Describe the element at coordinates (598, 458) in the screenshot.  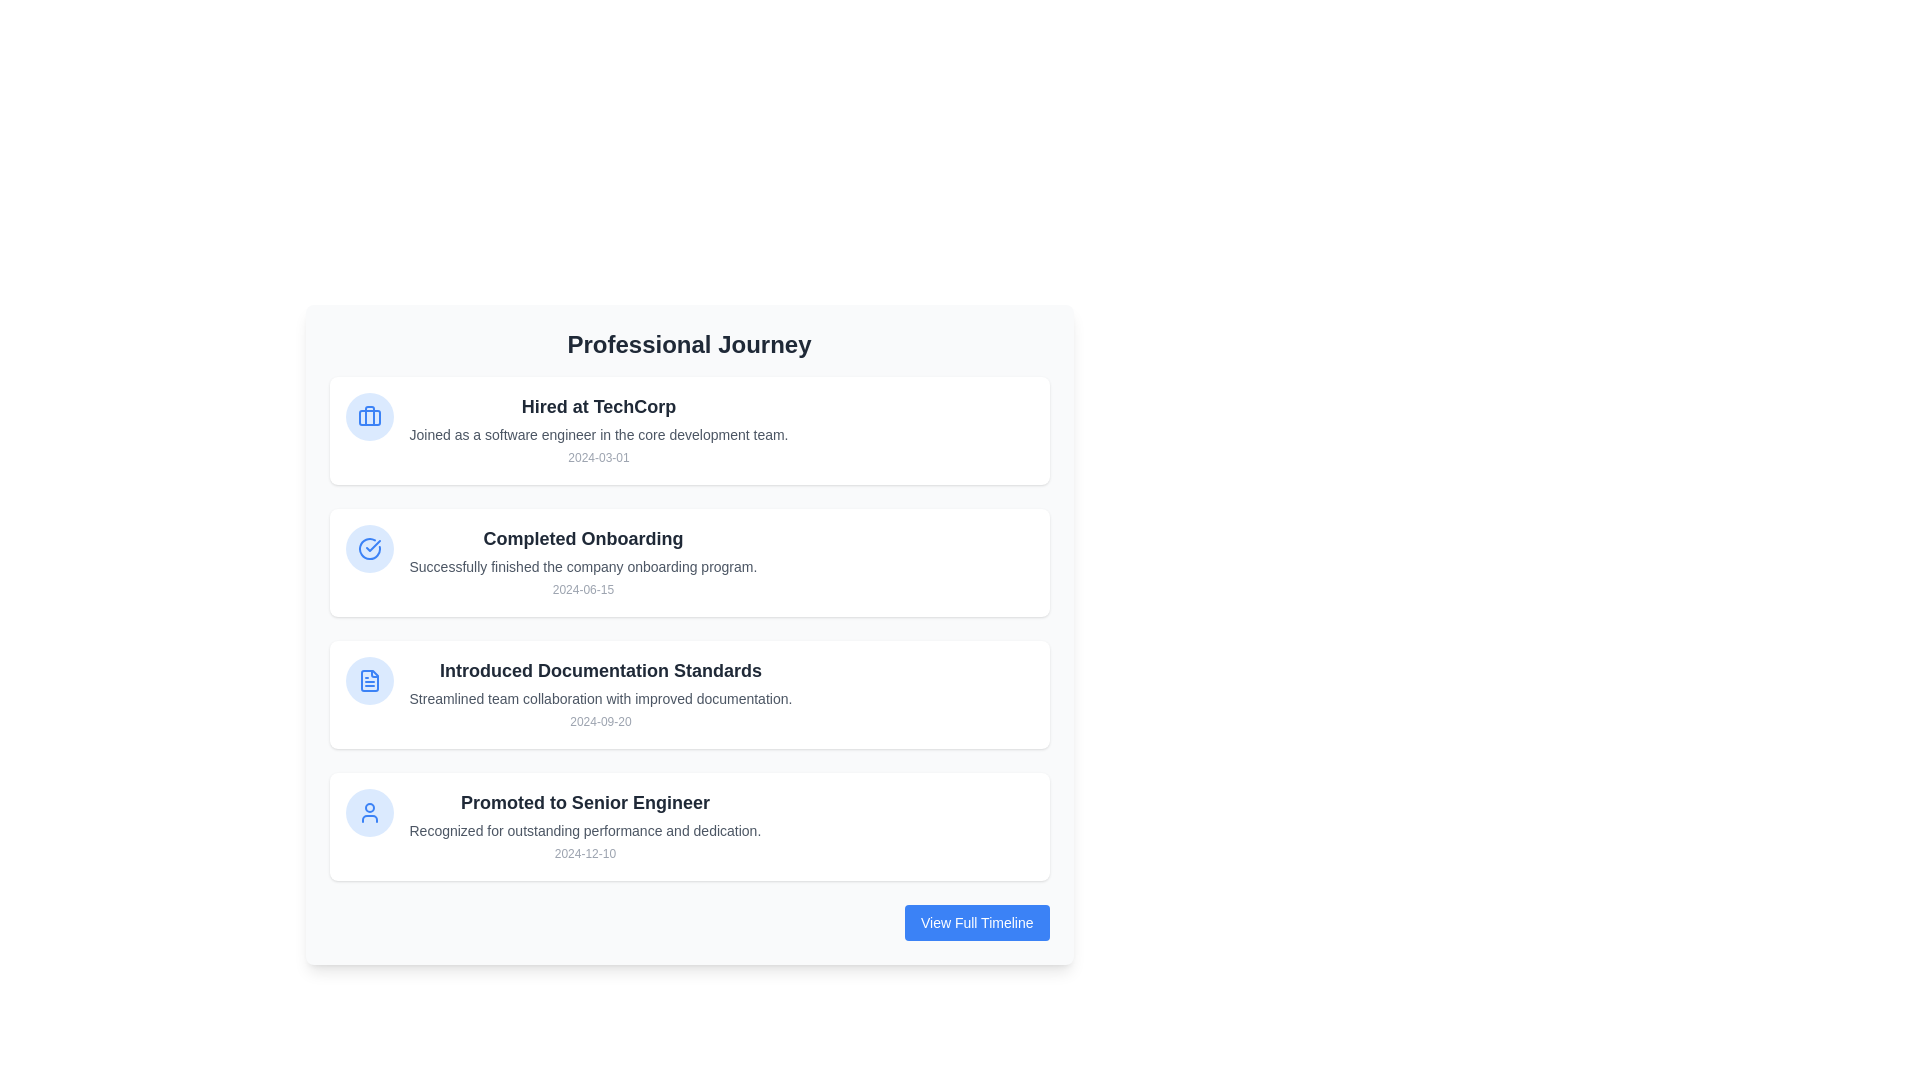
I see `the static text indicating the joining date at the bottom-right of the 'Hired at TechCorp' information block` at that location.